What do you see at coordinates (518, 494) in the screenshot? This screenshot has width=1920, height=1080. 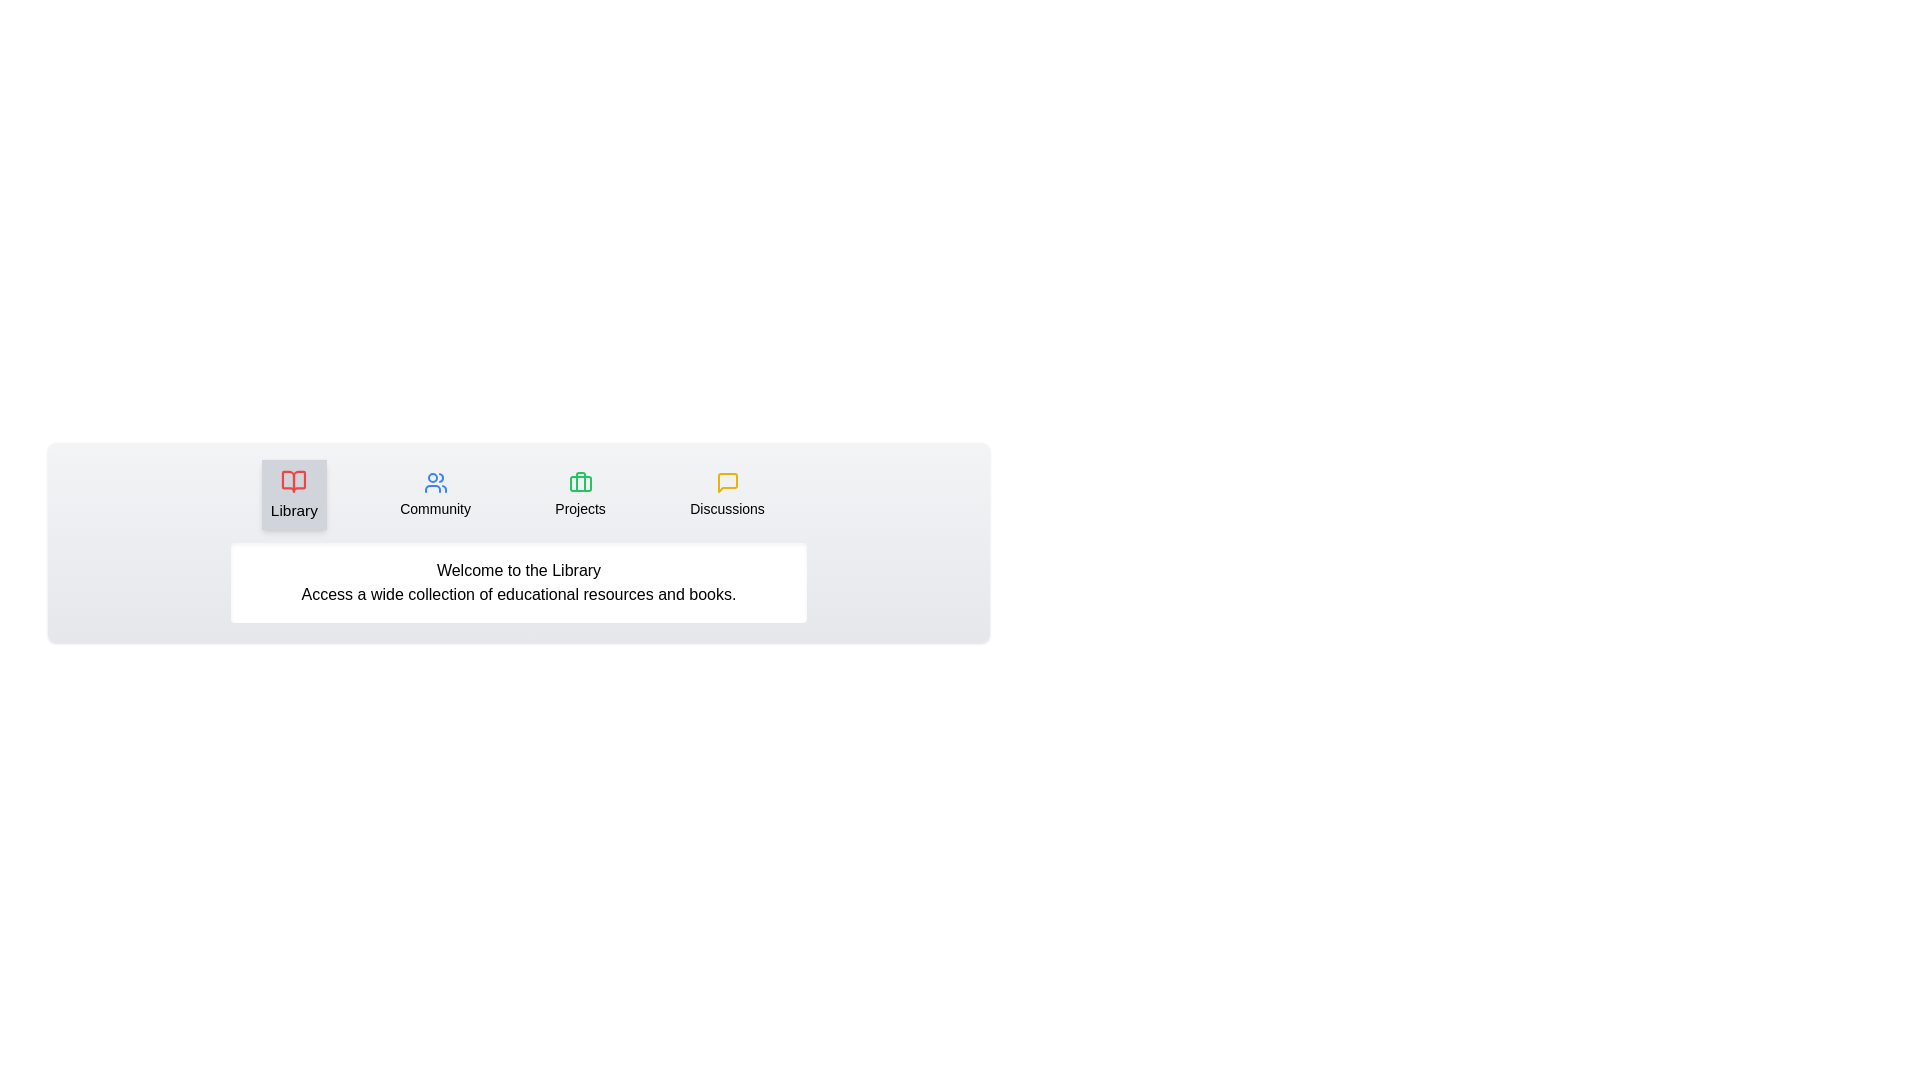 I see `the Navigation bar containing labeled buttons for 'Library', 'Community', 'Projects', and 'Discussions'` at bounding box center [518, 494].